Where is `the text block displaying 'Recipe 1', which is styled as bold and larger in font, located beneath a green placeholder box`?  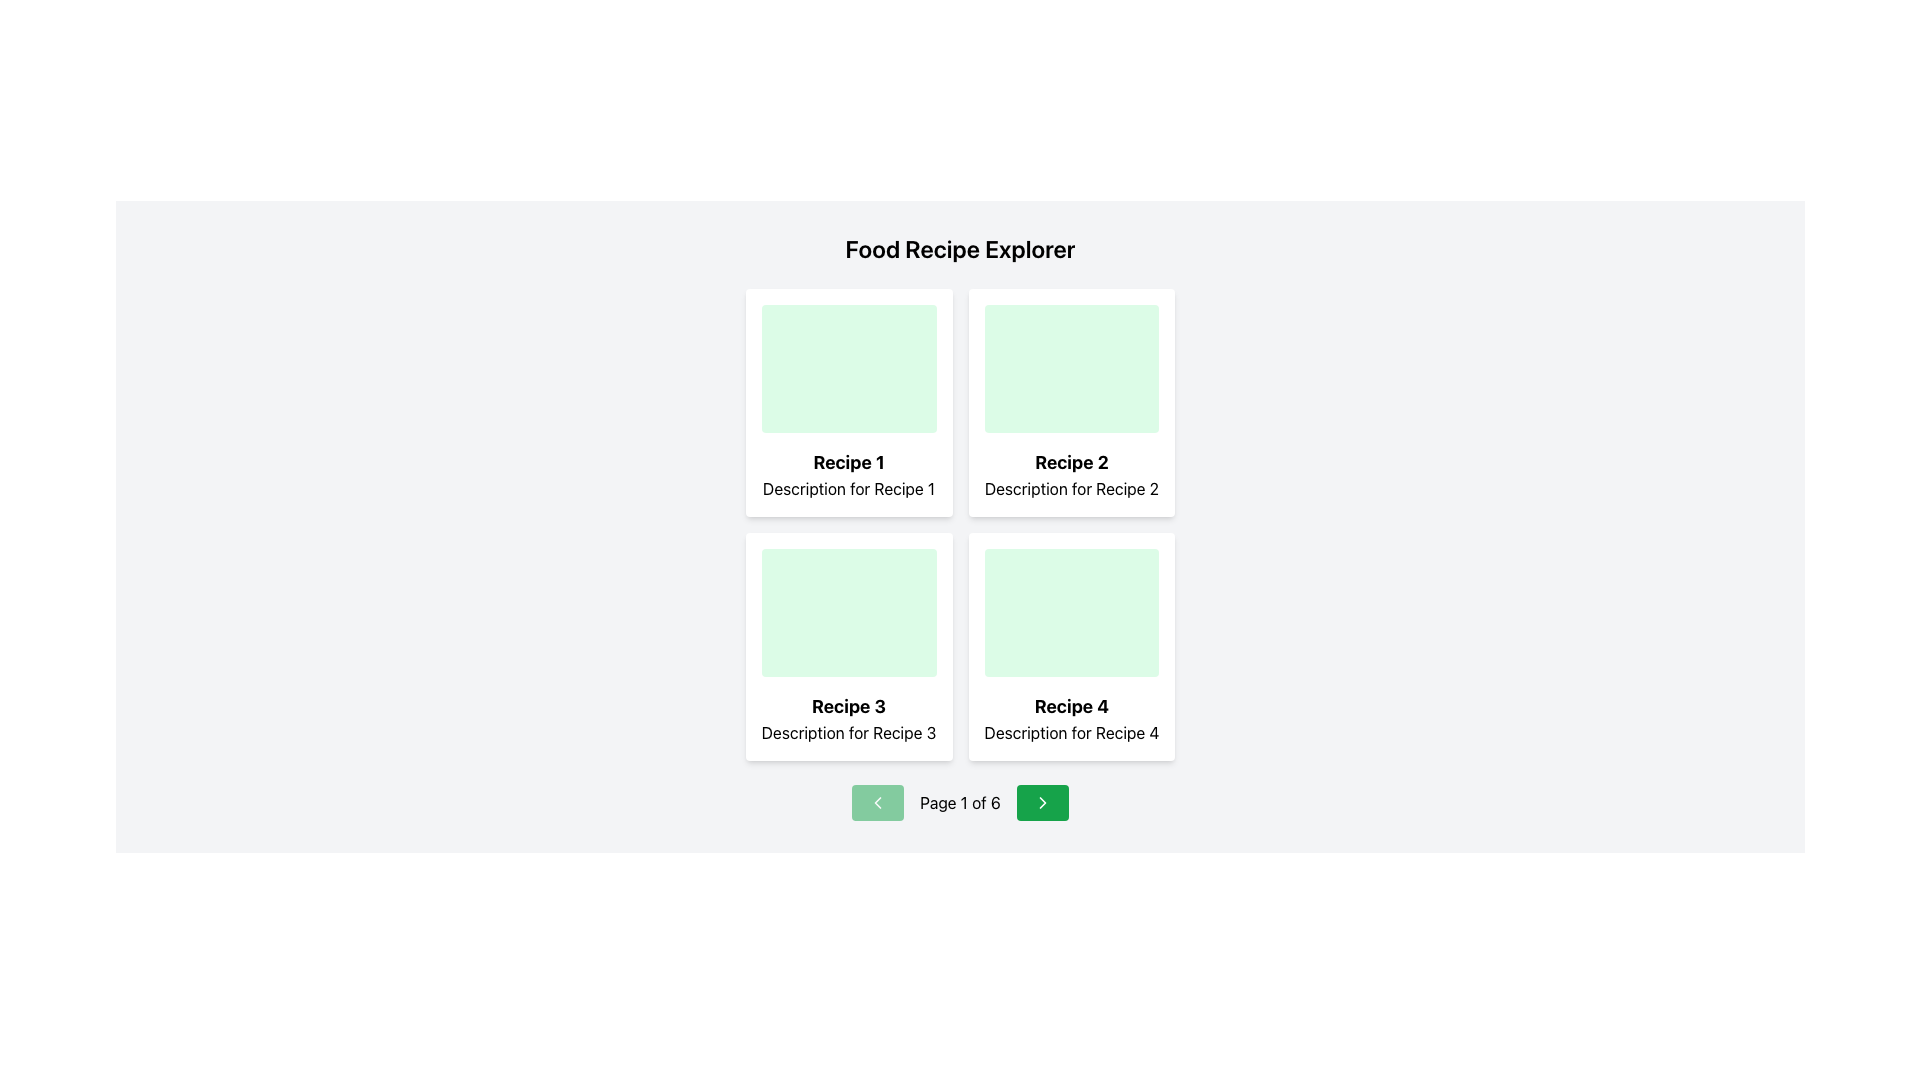 the text block displaying 'Recipe 1', which is styled as bold and larger in font, located beneath a green placeholder box is located at coordinates (849, 462).